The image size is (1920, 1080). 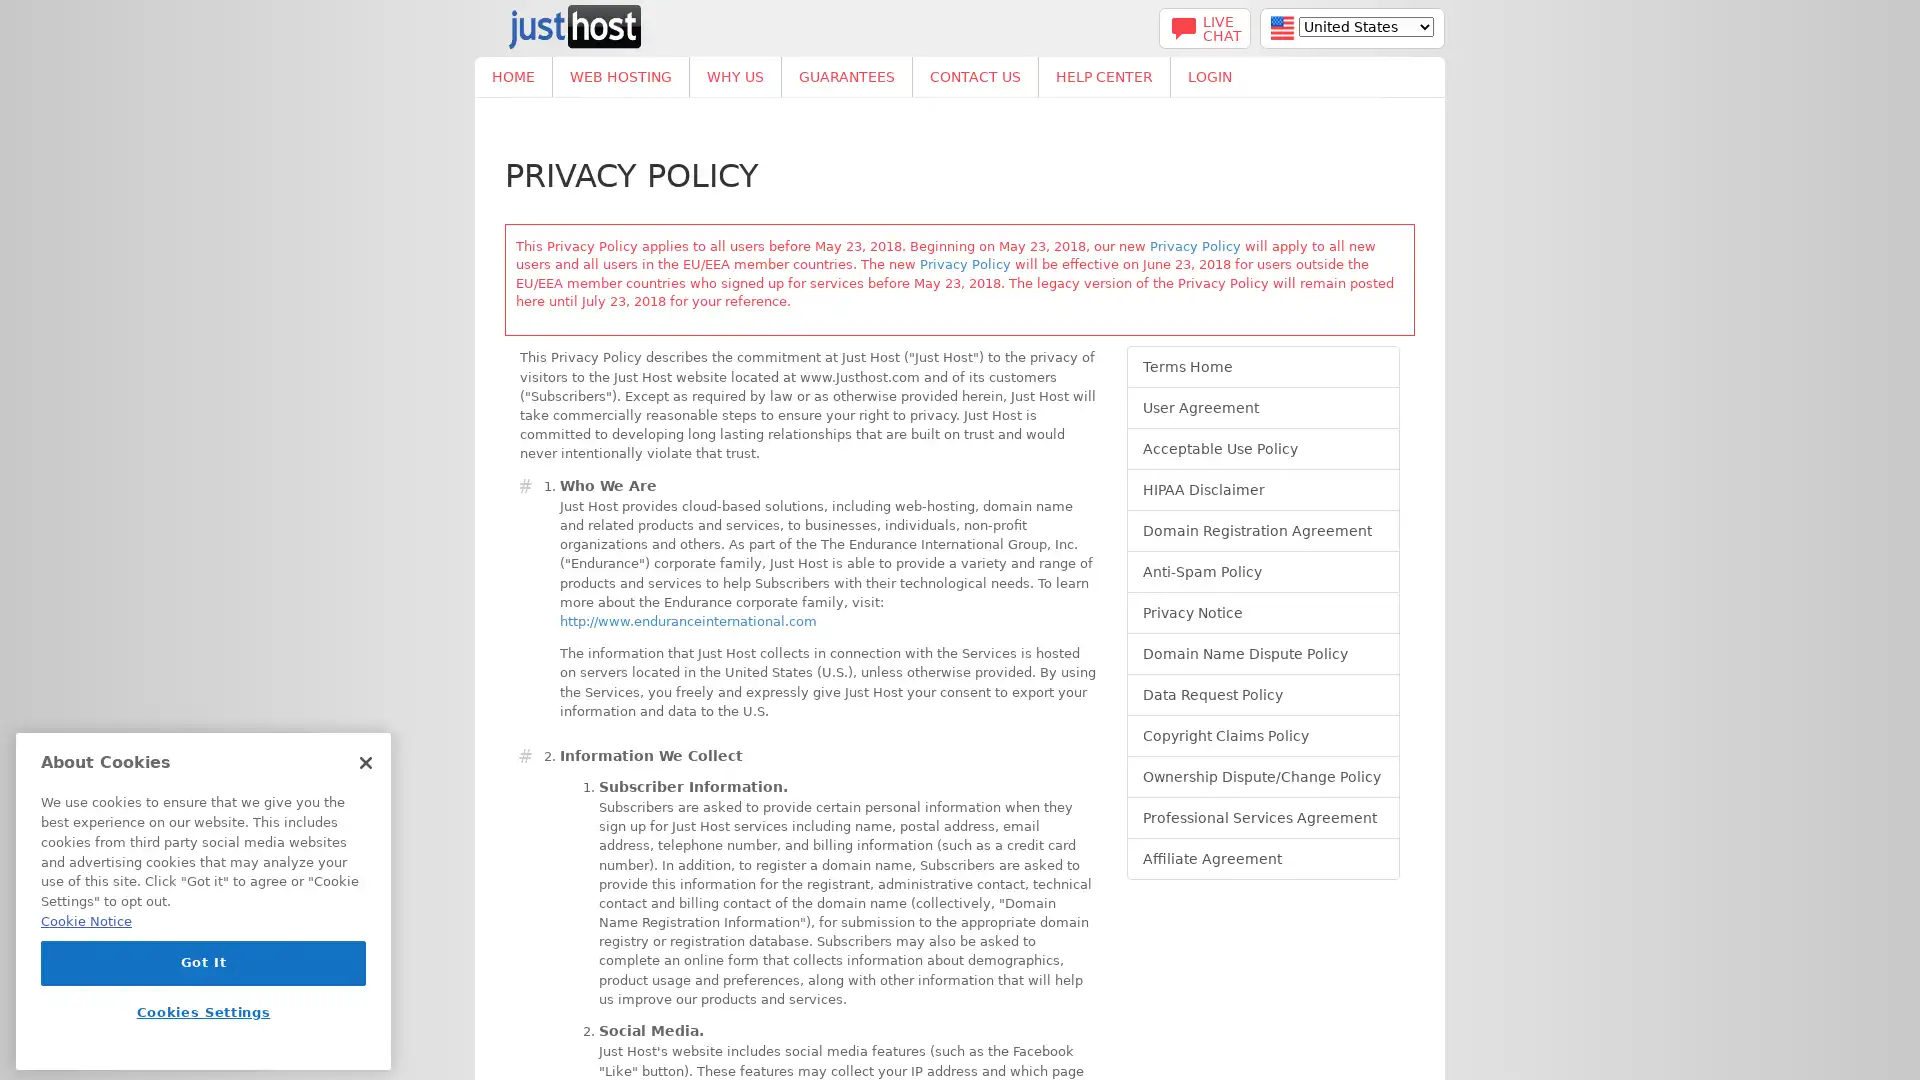 What do you see at coordinates (203, 1012) in the screenshot?
I see `Cookies Settings` at bounding box center [203, 1012].